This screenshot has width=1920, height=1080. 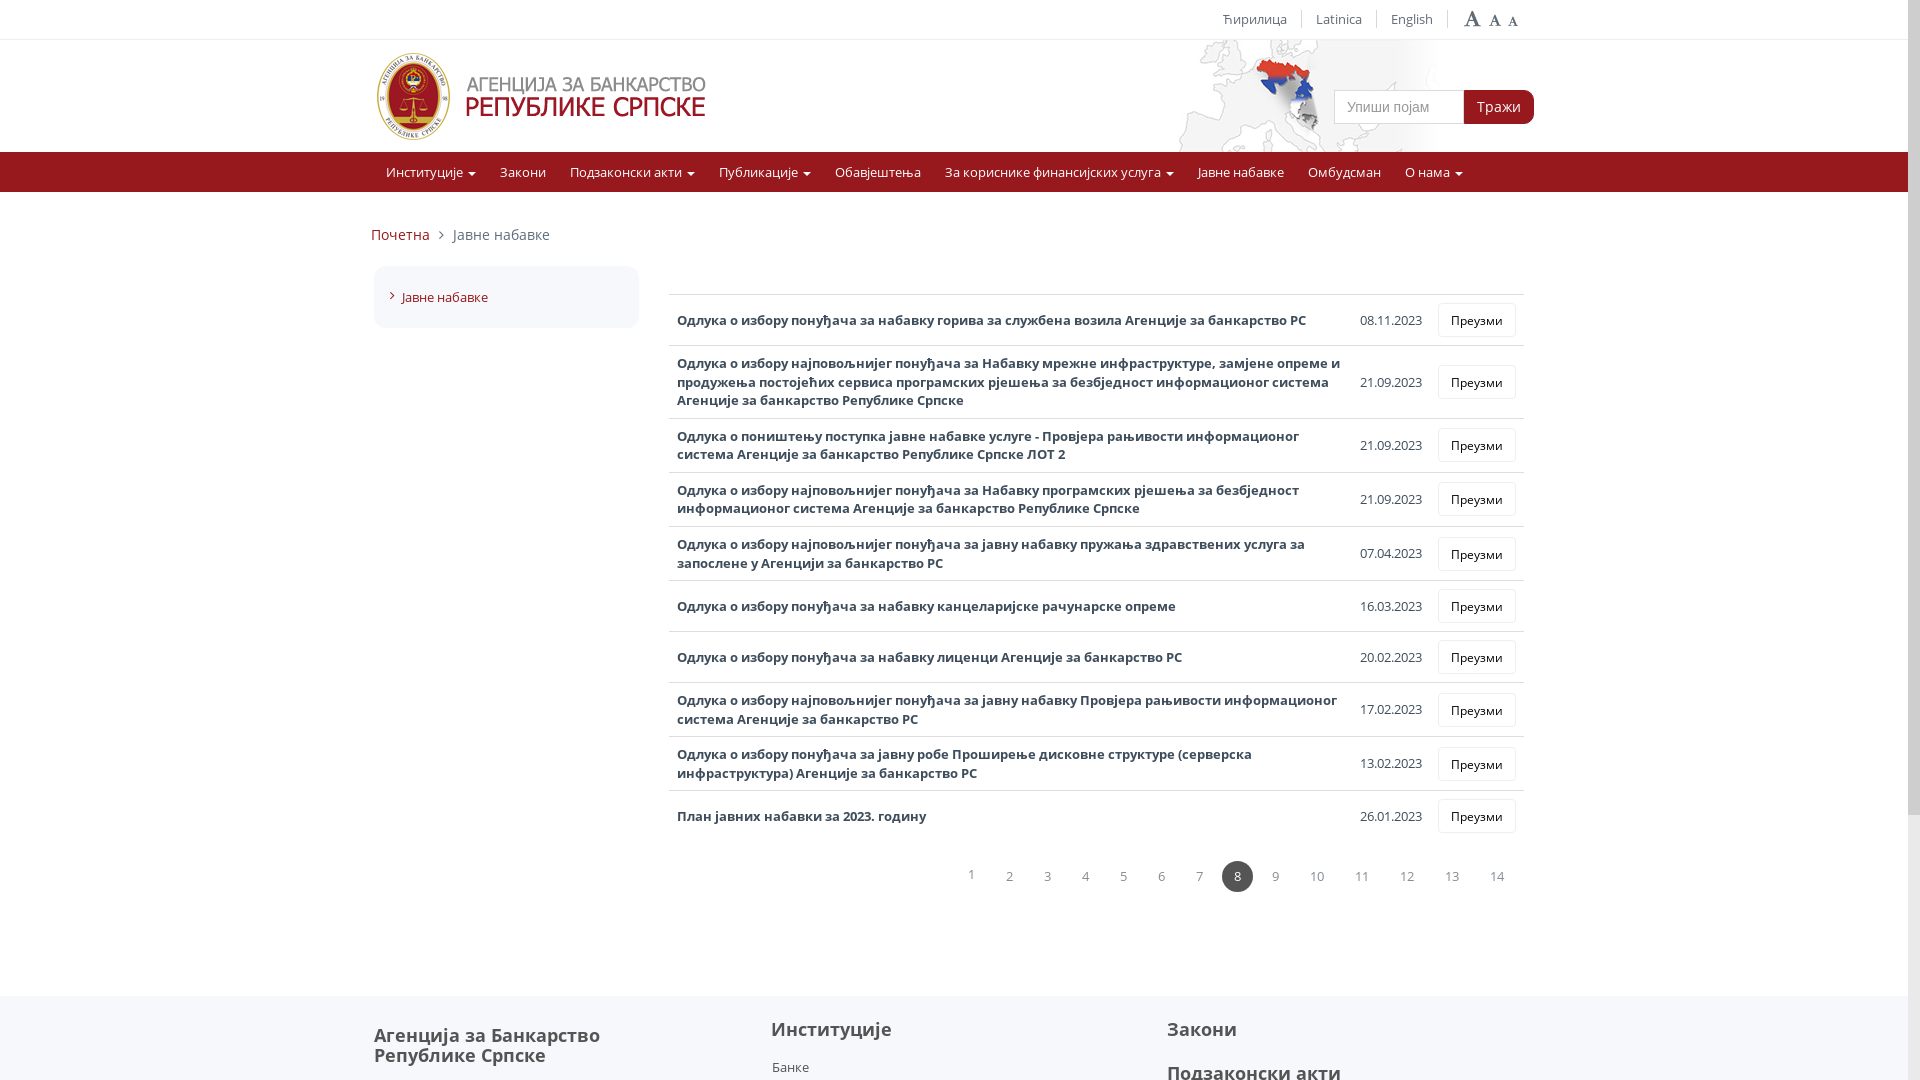 What do you see at coordinates (1084, 875) in the screenshot?
I see `'4'` at bounding box center [1084, 875].